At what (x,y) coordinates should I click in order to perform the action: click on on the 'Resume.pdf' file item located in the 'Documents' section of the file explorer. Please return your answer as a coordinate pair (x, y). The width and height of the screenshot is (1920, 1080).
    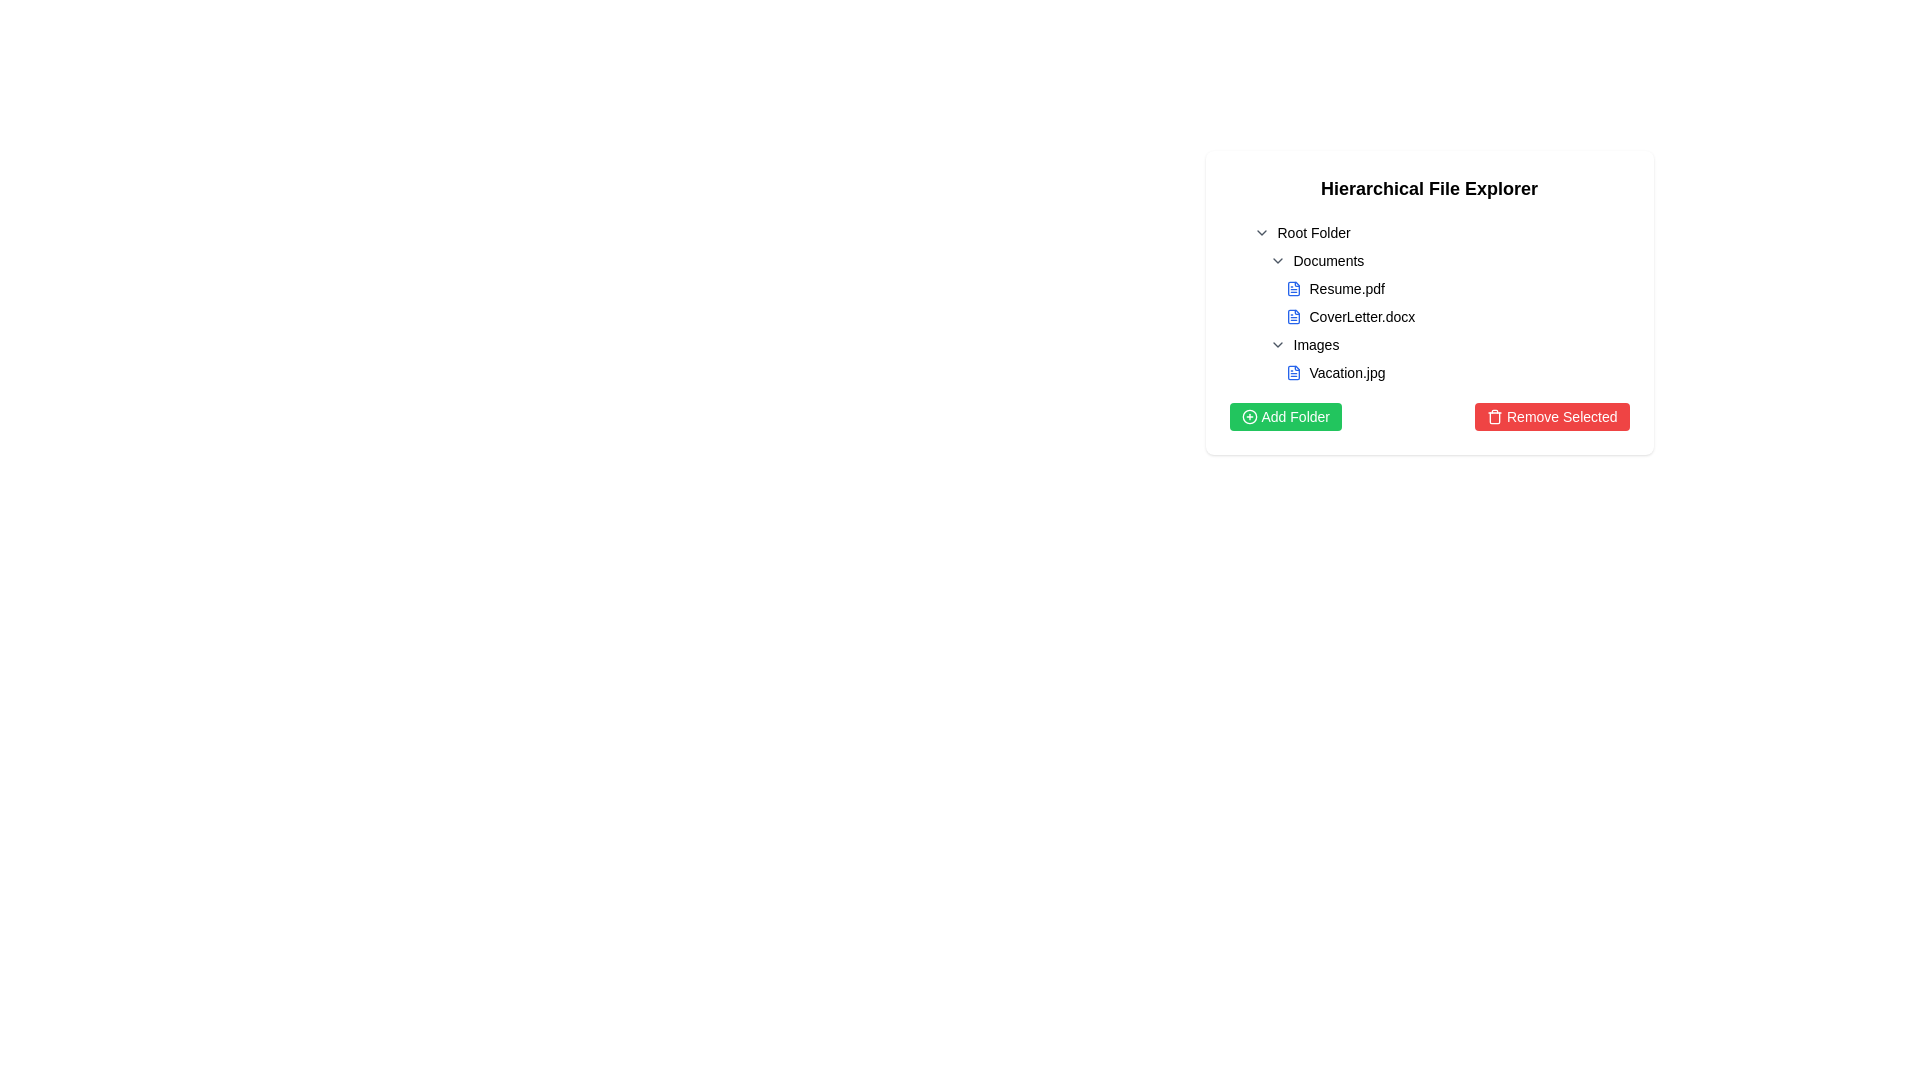
    Looking at the image, I should click on (1453, 289).